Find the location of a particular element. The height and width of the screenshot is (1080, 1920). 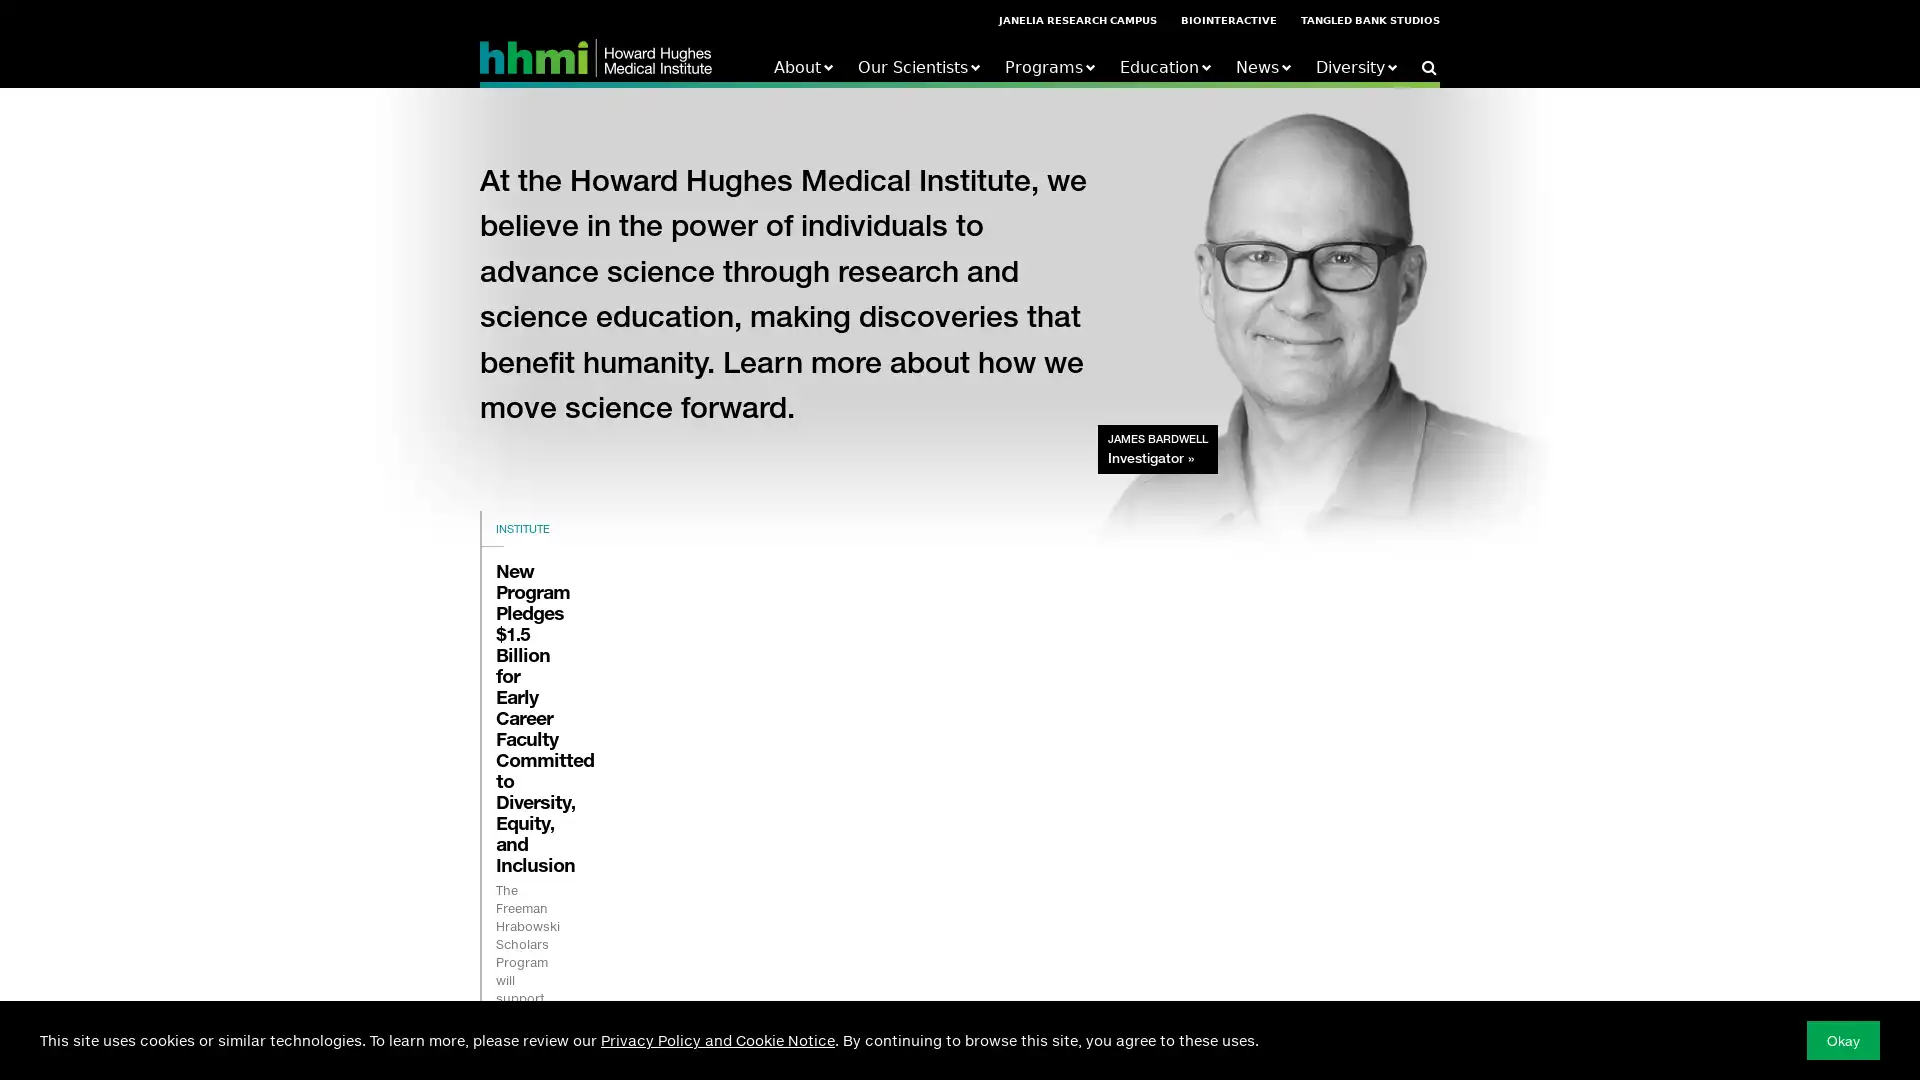

Okay is located at coordinates (1842, 1039).